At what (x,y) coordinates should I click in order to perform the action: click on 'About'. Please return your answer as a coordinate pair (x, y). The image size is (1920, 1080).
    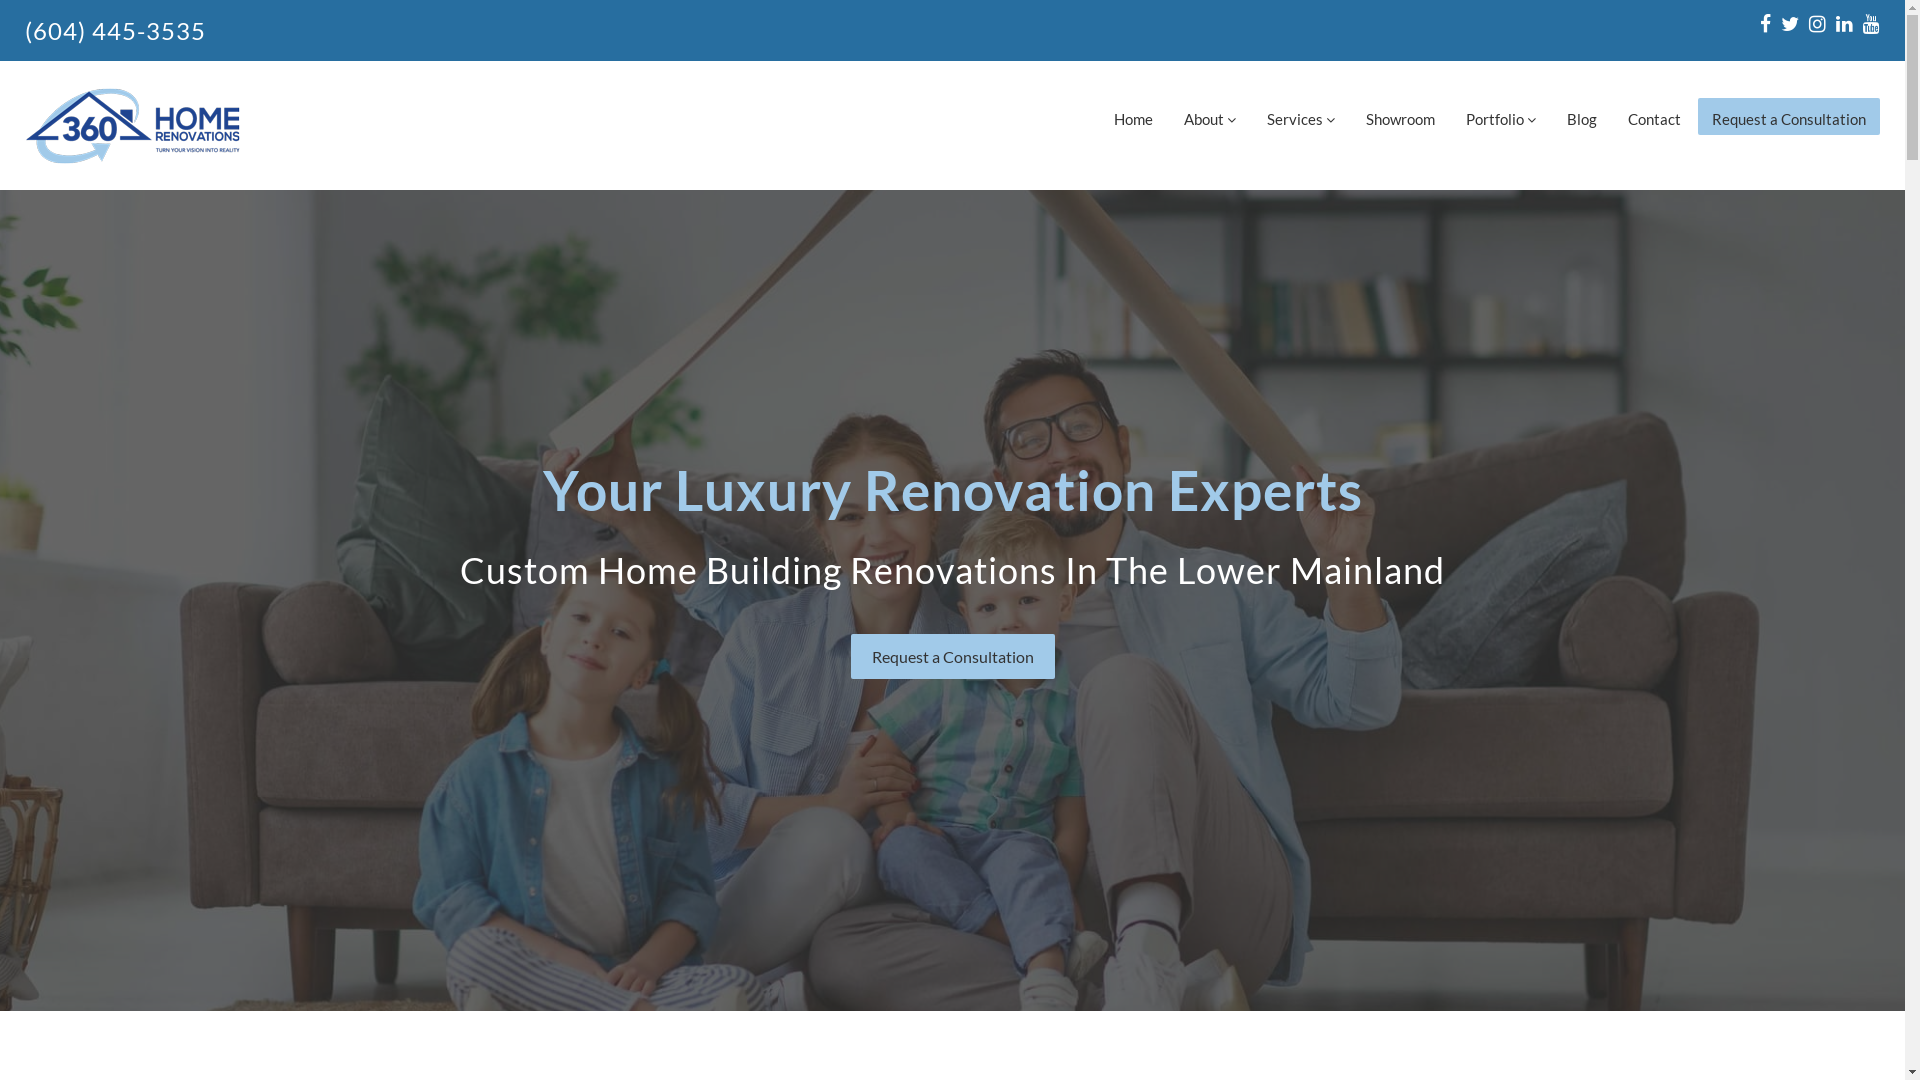
    Looking at the image, I should click on (1208, 116).